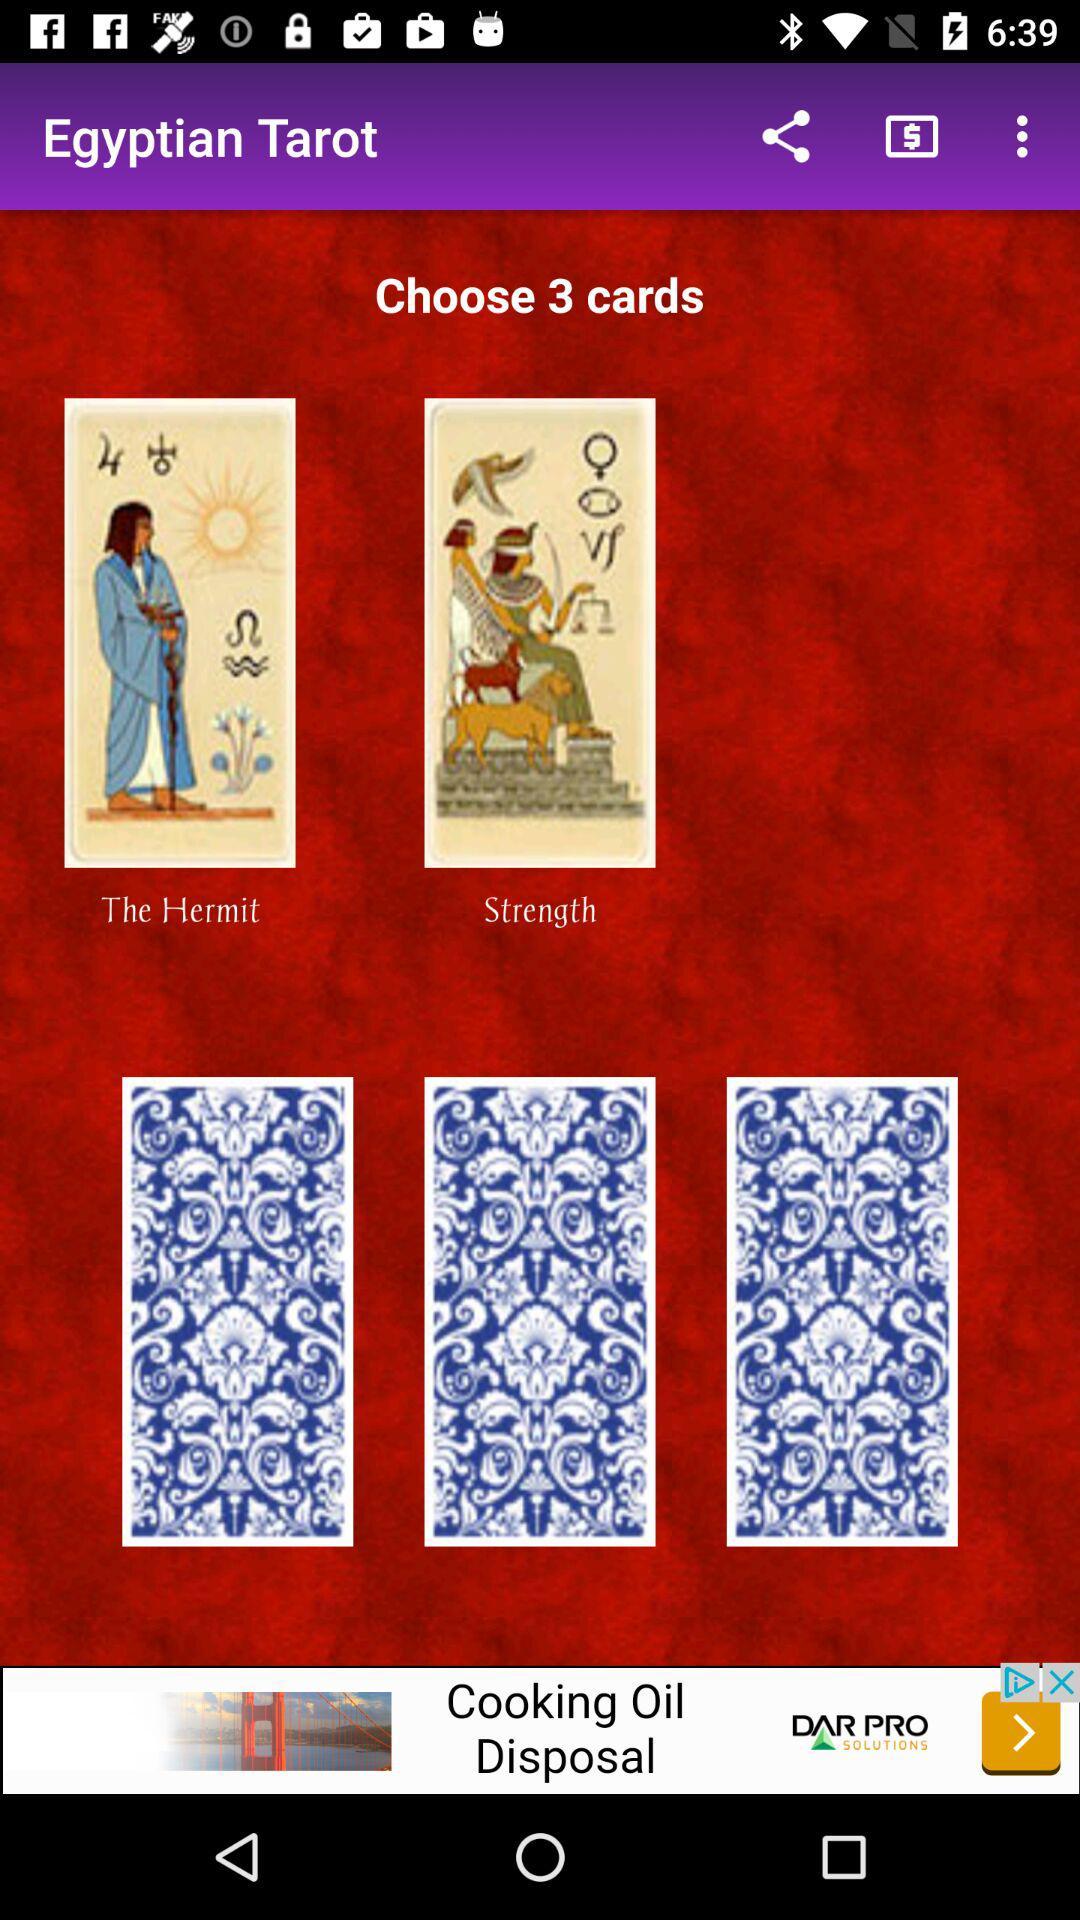 The image size is (1080, 1920). What do you see at coordinates (540, 1727) in the screenshot?
I see `to advertisement box` at bounding box center [540, 1727].